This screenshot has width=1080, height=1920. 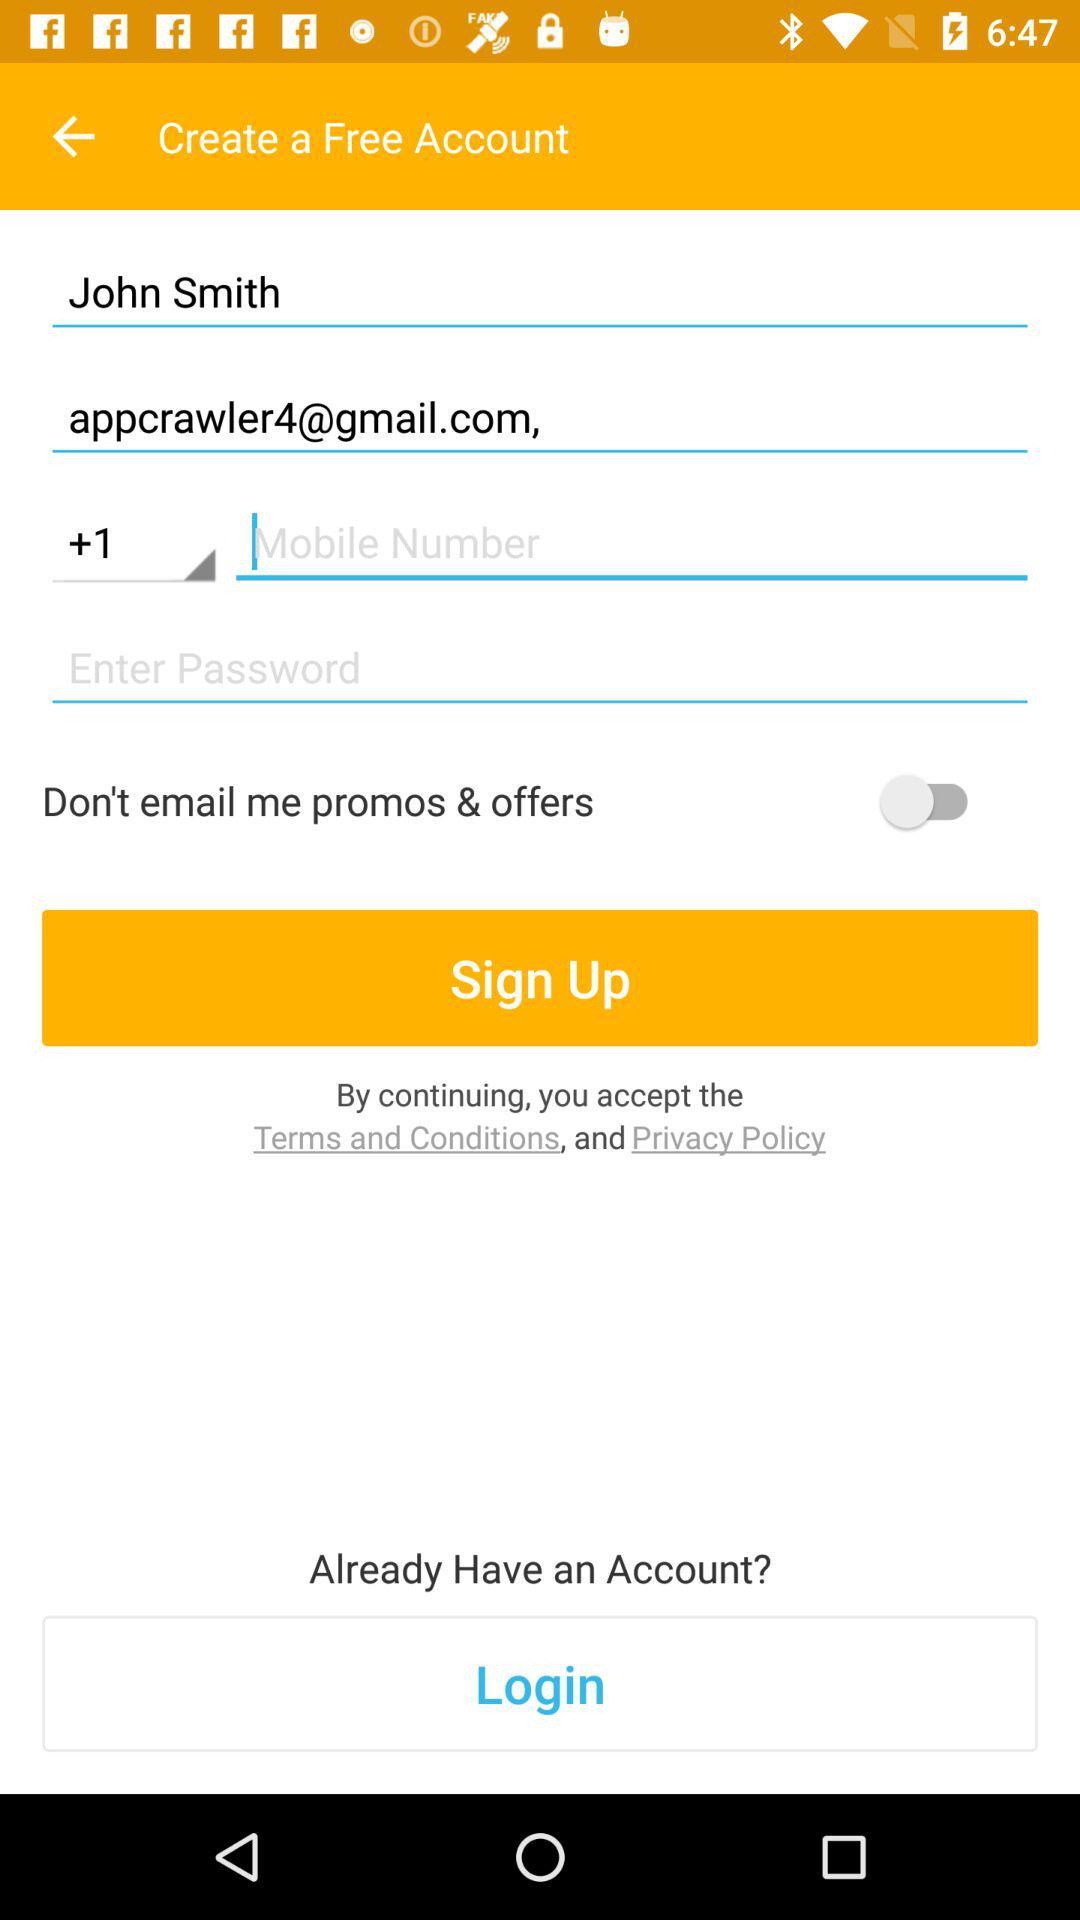 What do you see at coordinates (631, 542) in the screenshot?
I see `text` at bounding box center [631, 542].